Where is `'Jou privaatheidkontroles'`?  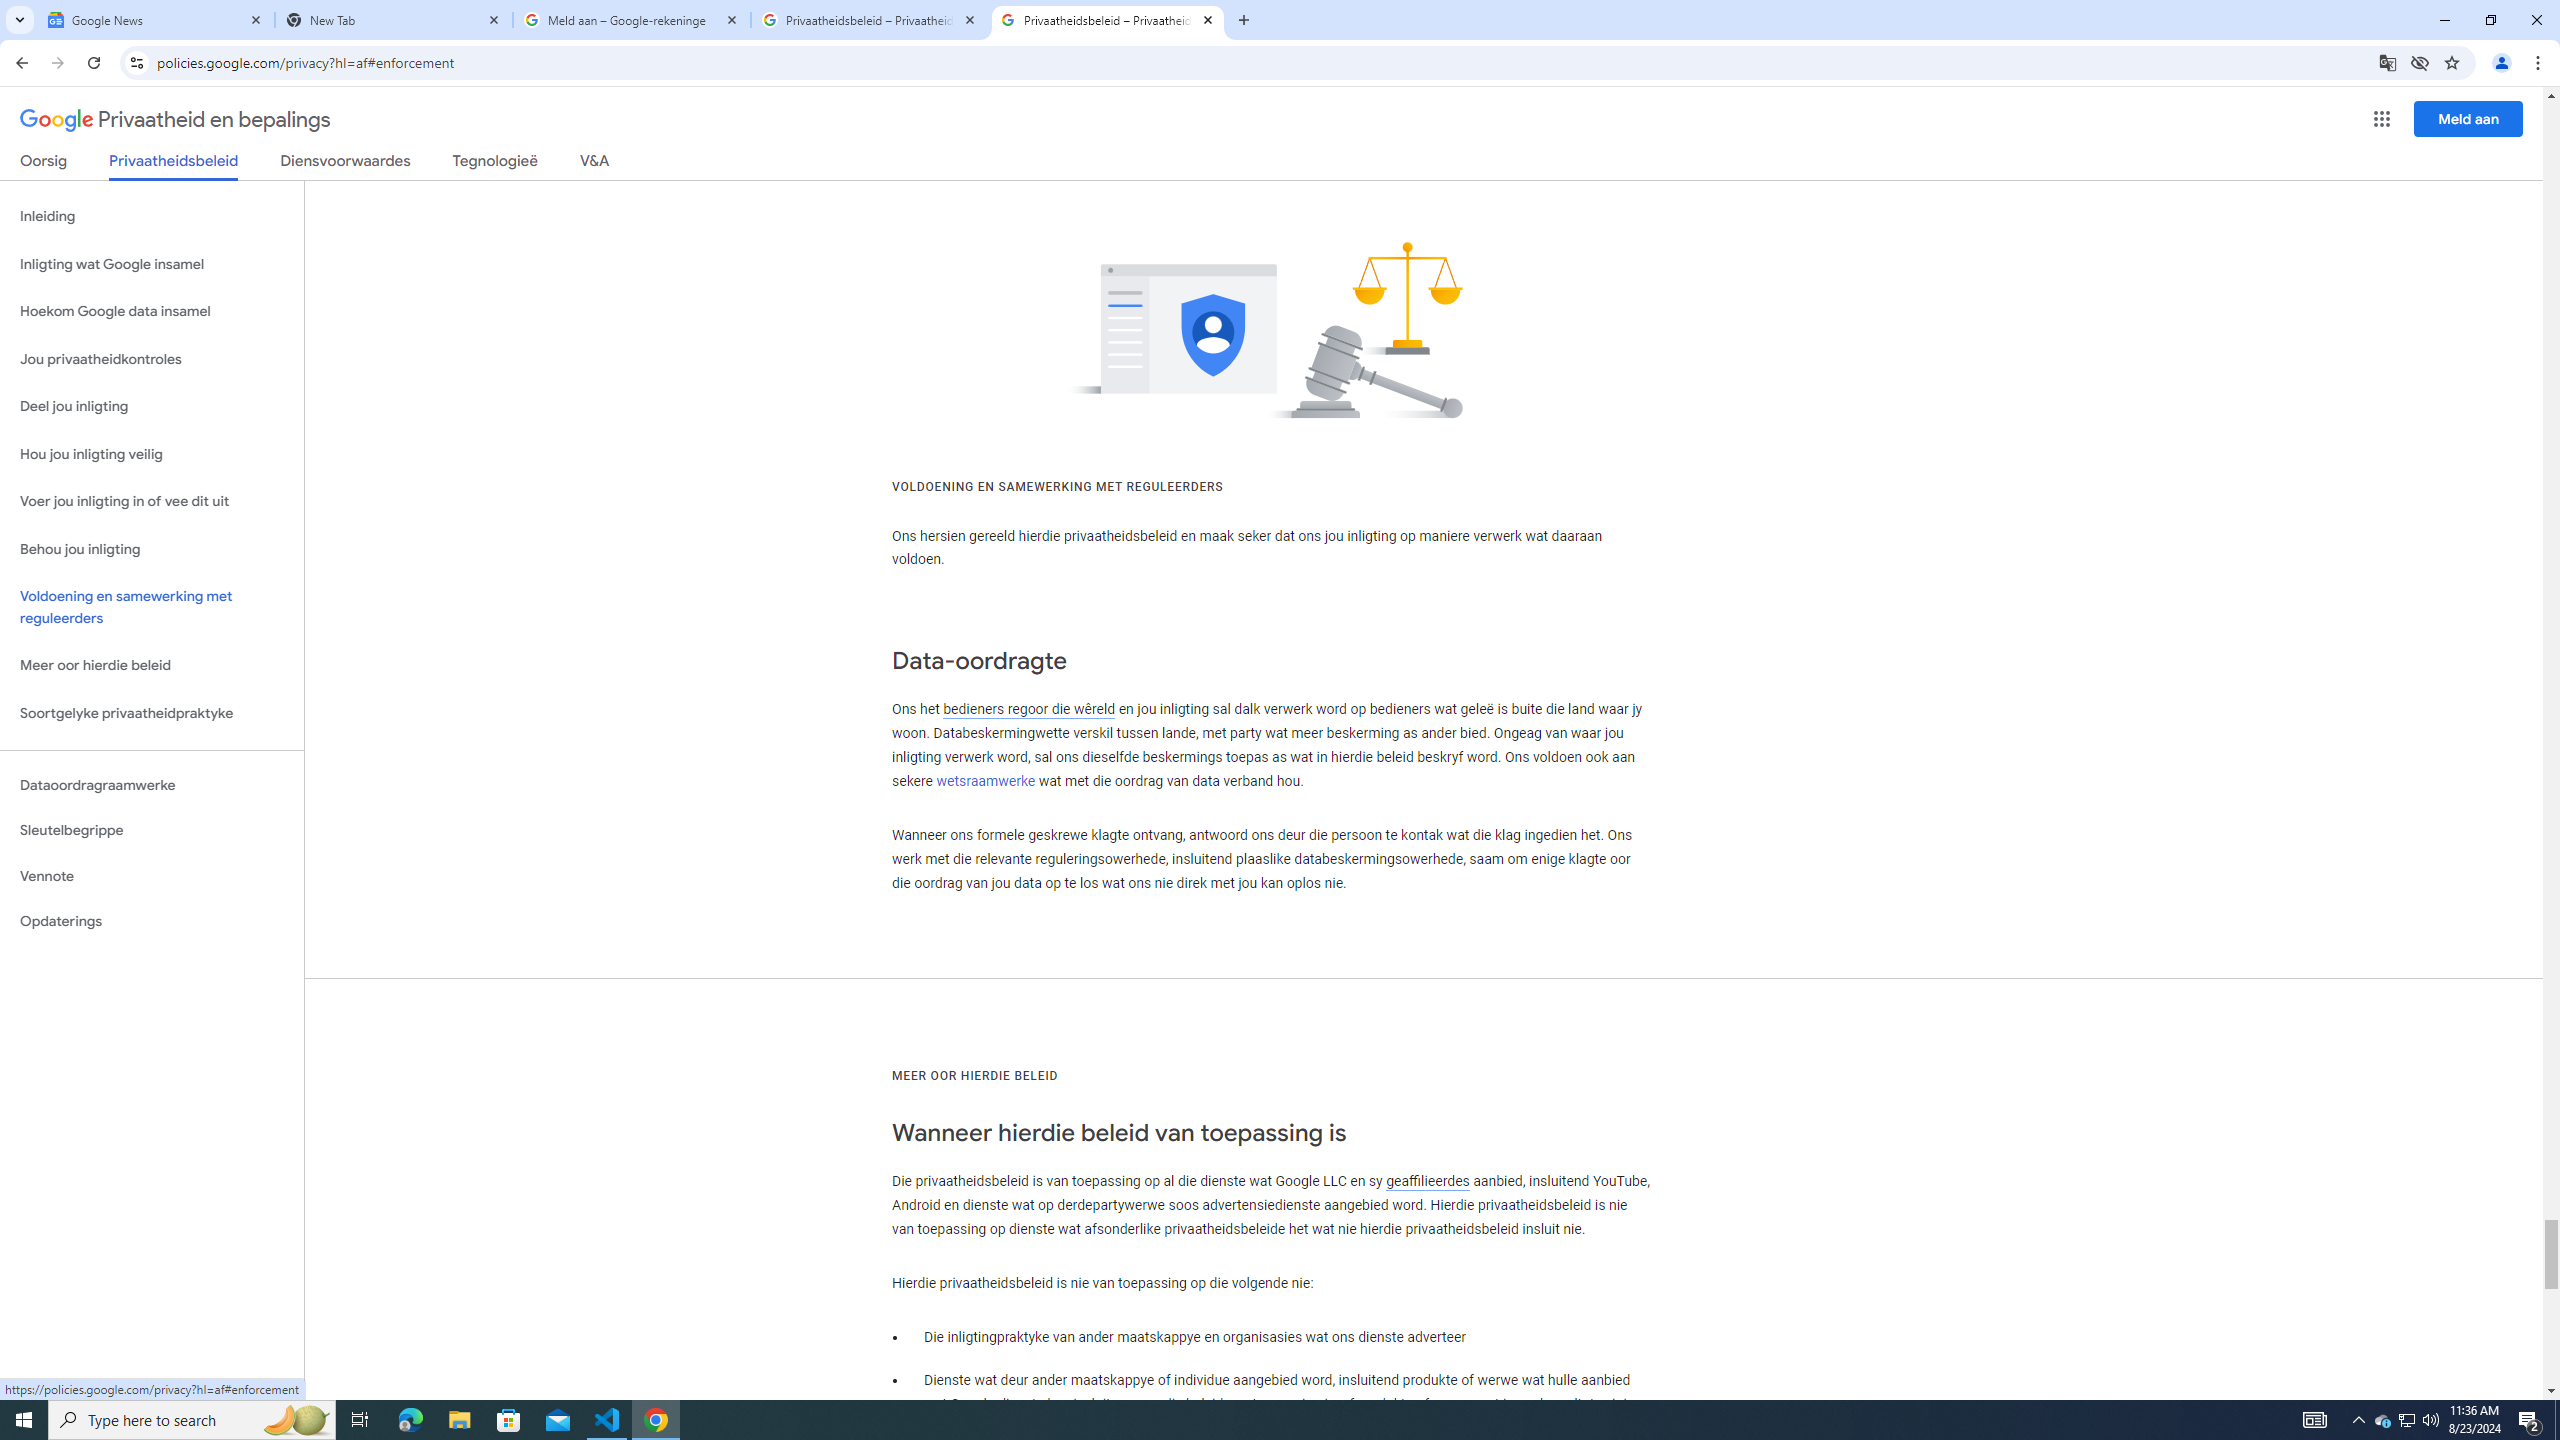 'Jou privaatheidkontroles' is located at coordinates (151, 360).